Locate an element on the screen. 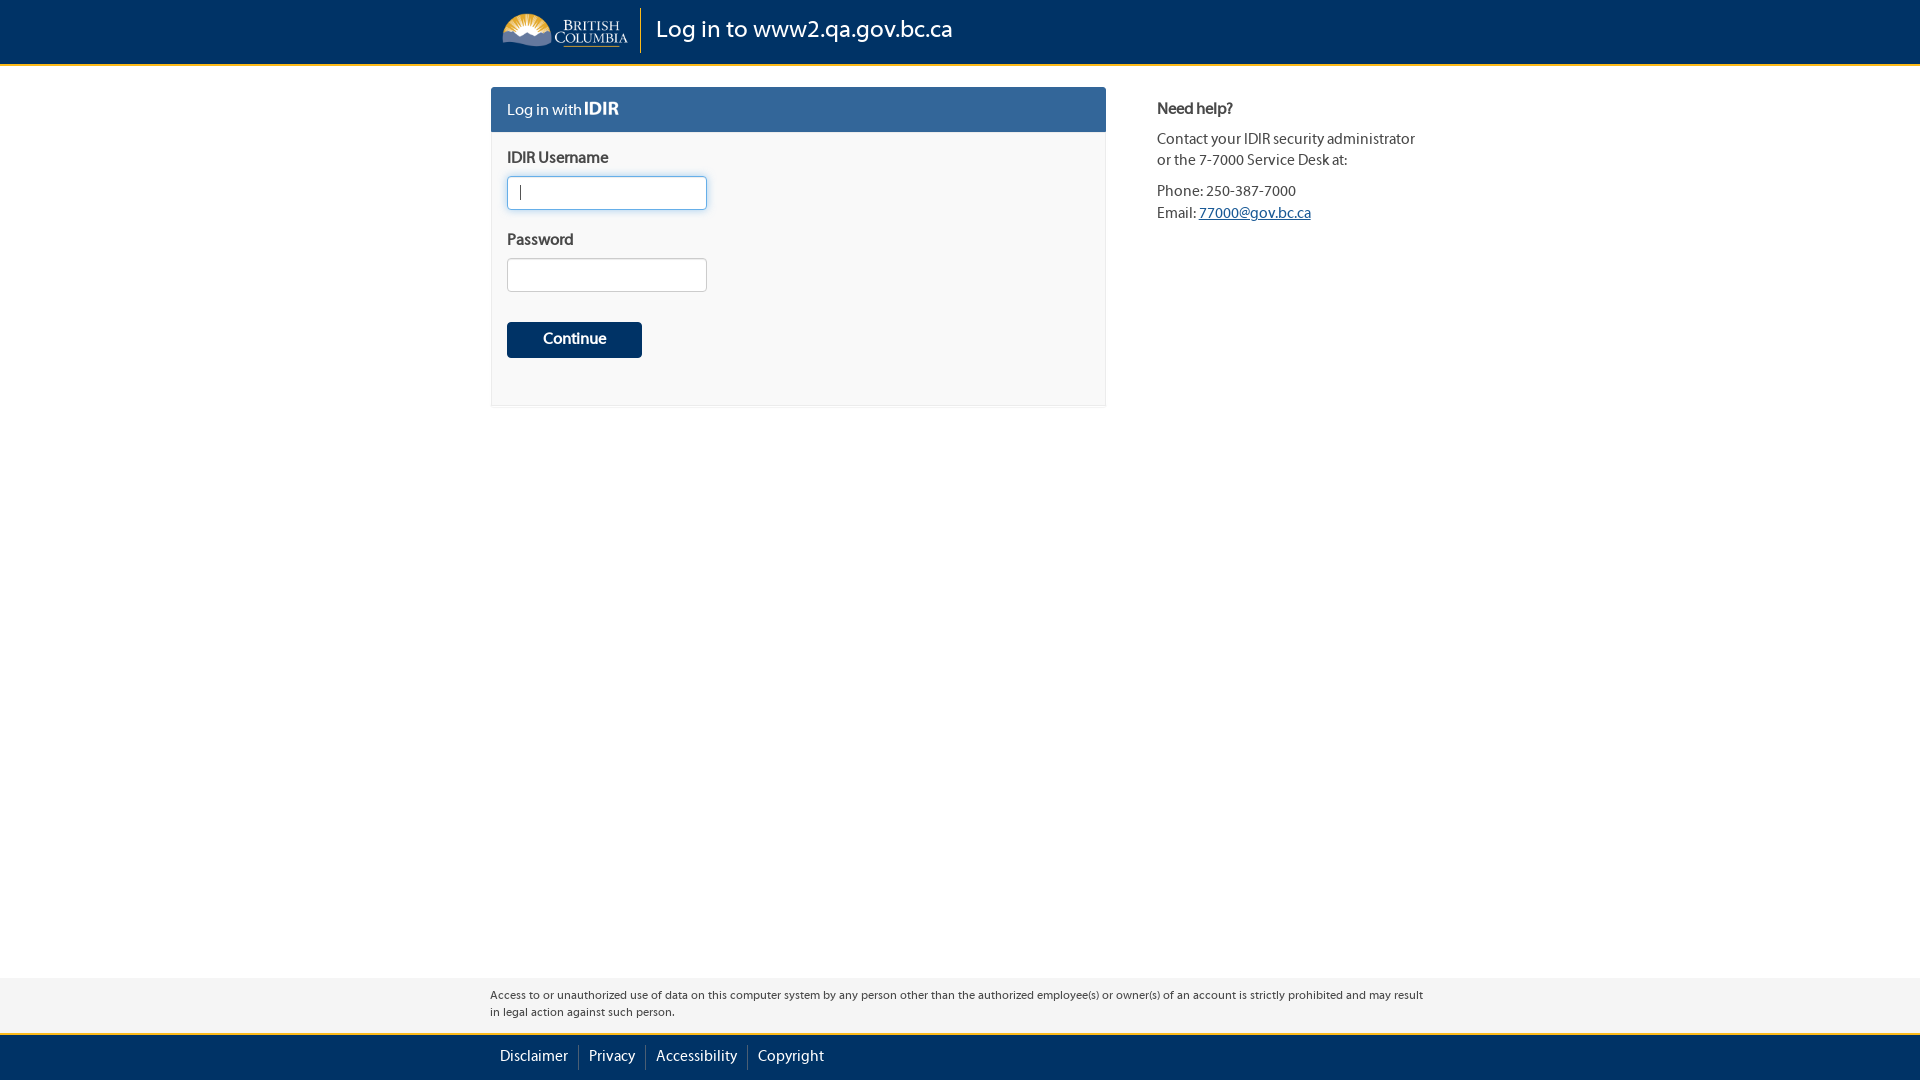 The height and width of the screenshot is (1080, 1920). 'Continue' is located at coordinates (573, 339).